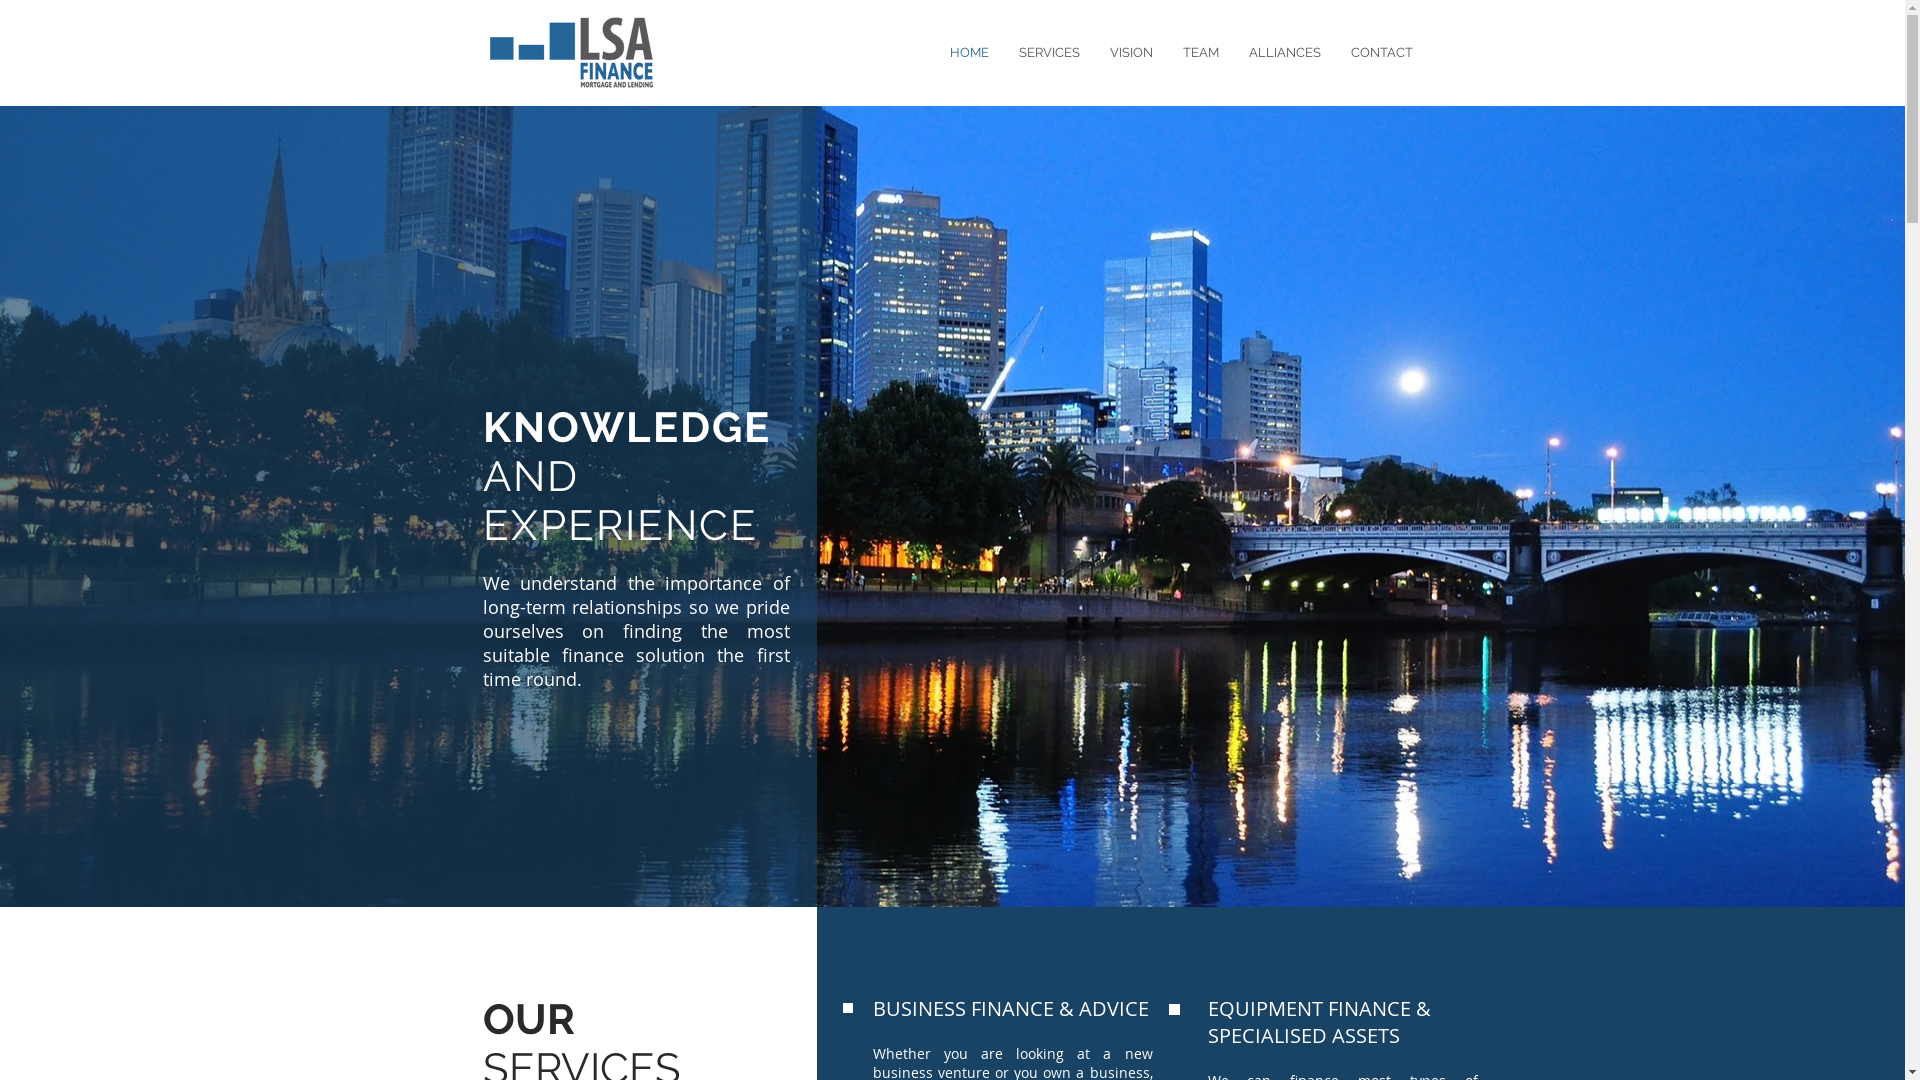 Image resolution: width=1920 pixels, height=1080 pixels. I want to click on 'BUSINESS FINANCE & ADVICE', so click(1009, 1008).